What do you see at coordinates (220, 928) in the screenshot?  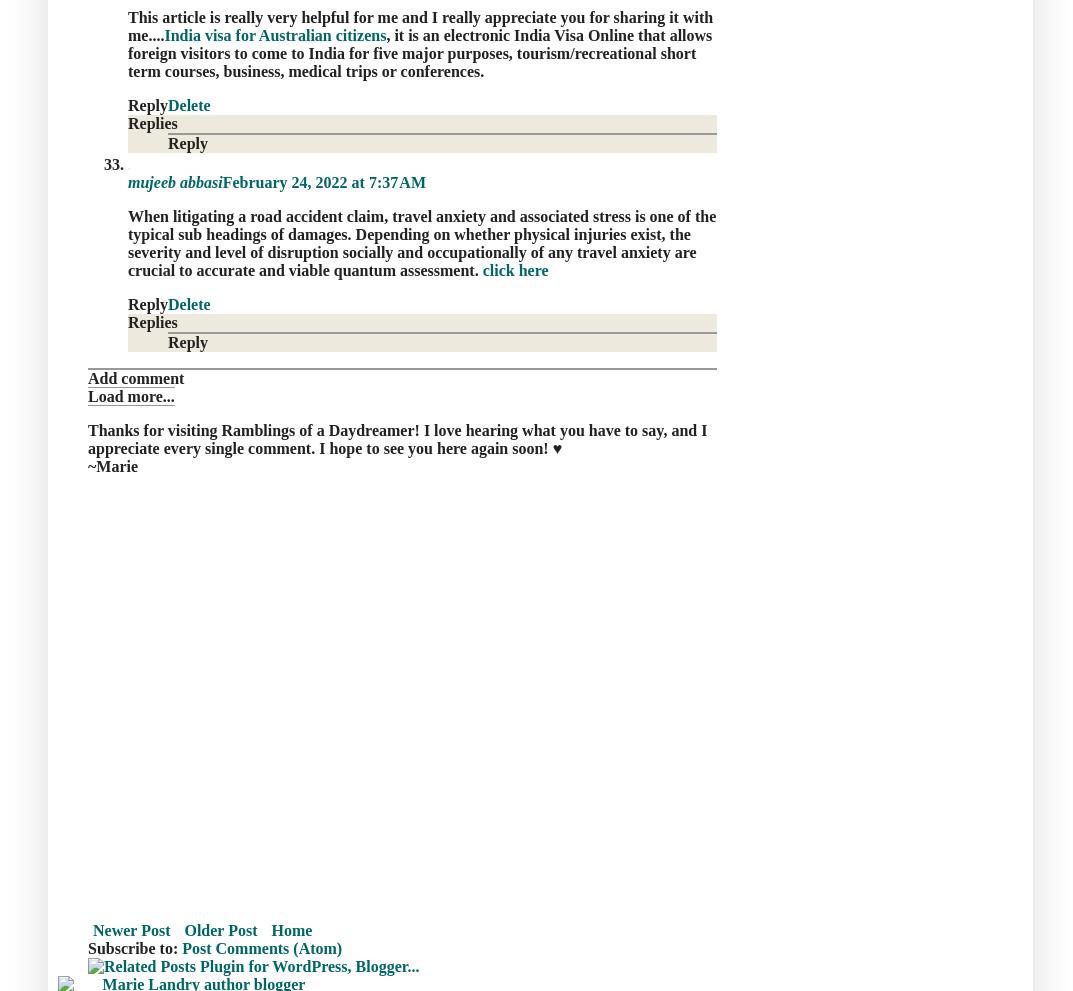 I see `'Older Post'` at bounding box center [220, 928].